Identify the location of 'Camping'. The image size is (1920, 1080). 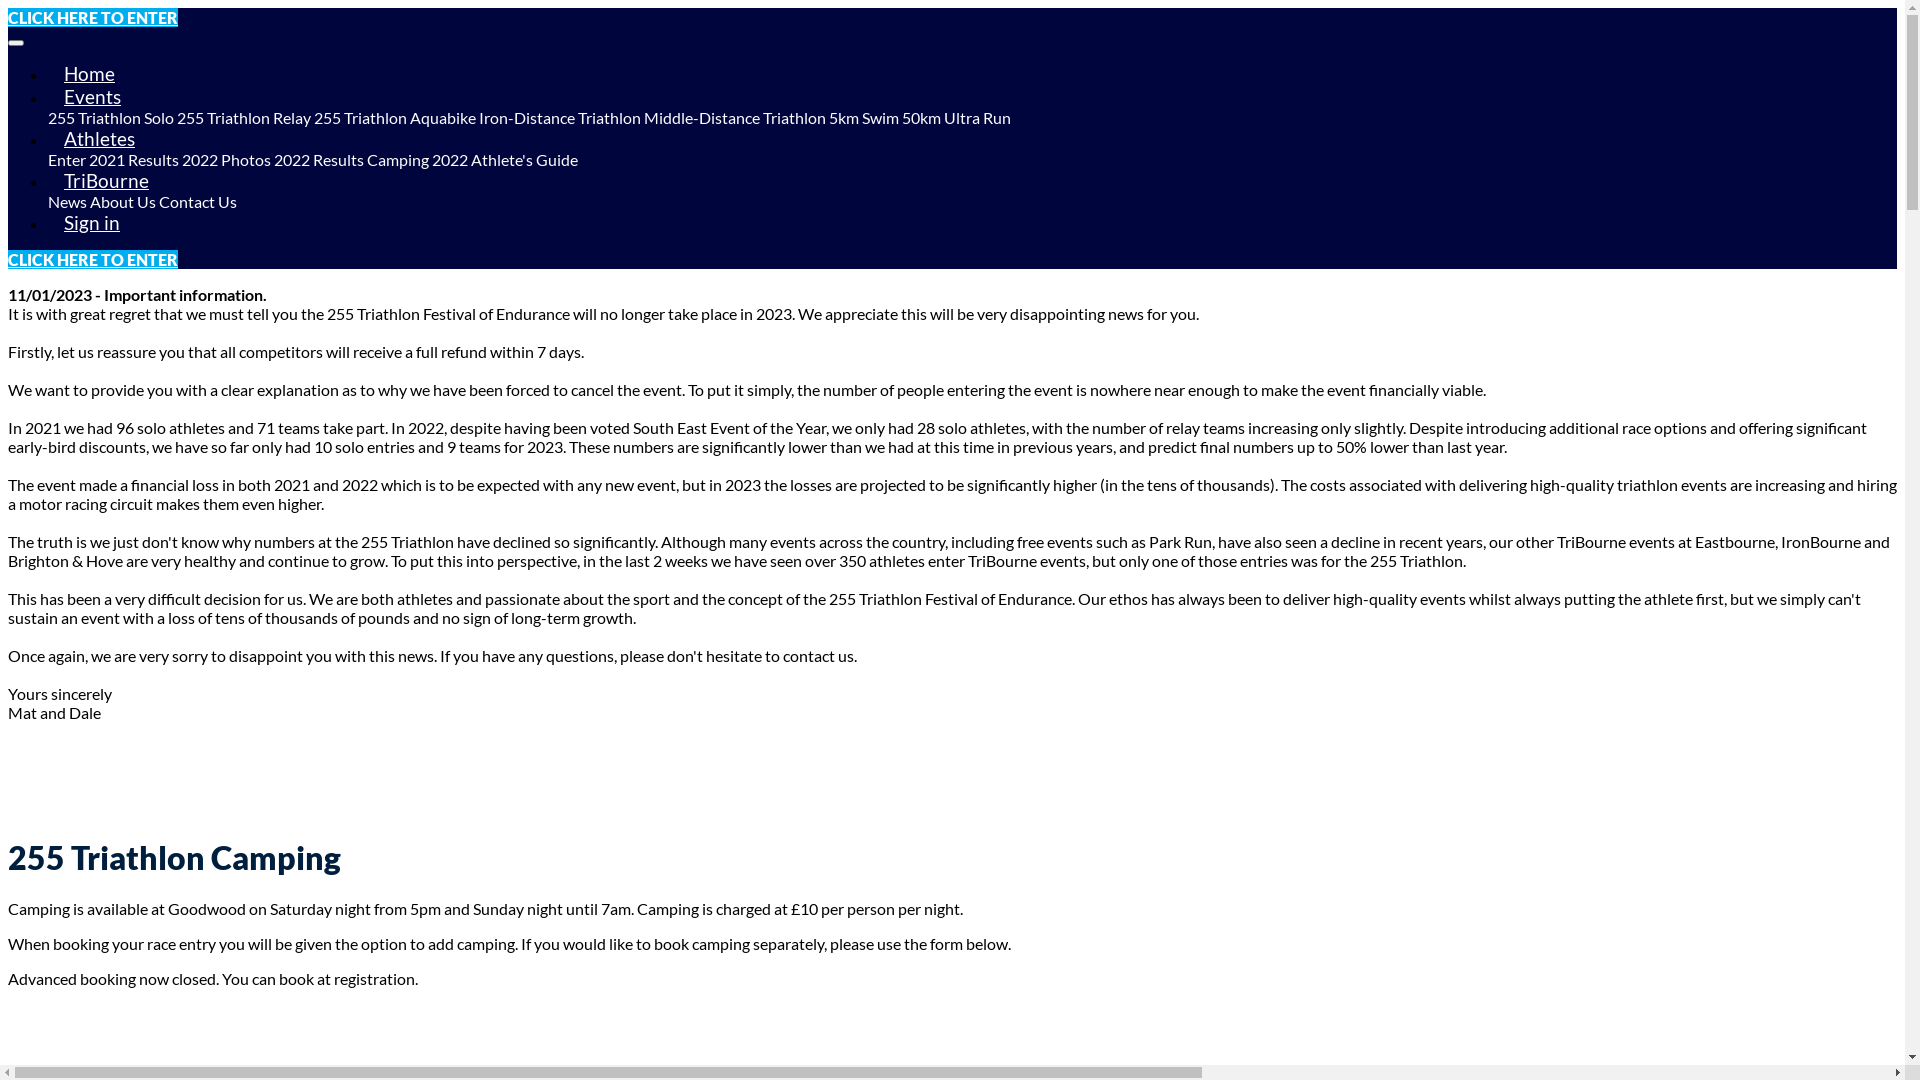
(398, 158).